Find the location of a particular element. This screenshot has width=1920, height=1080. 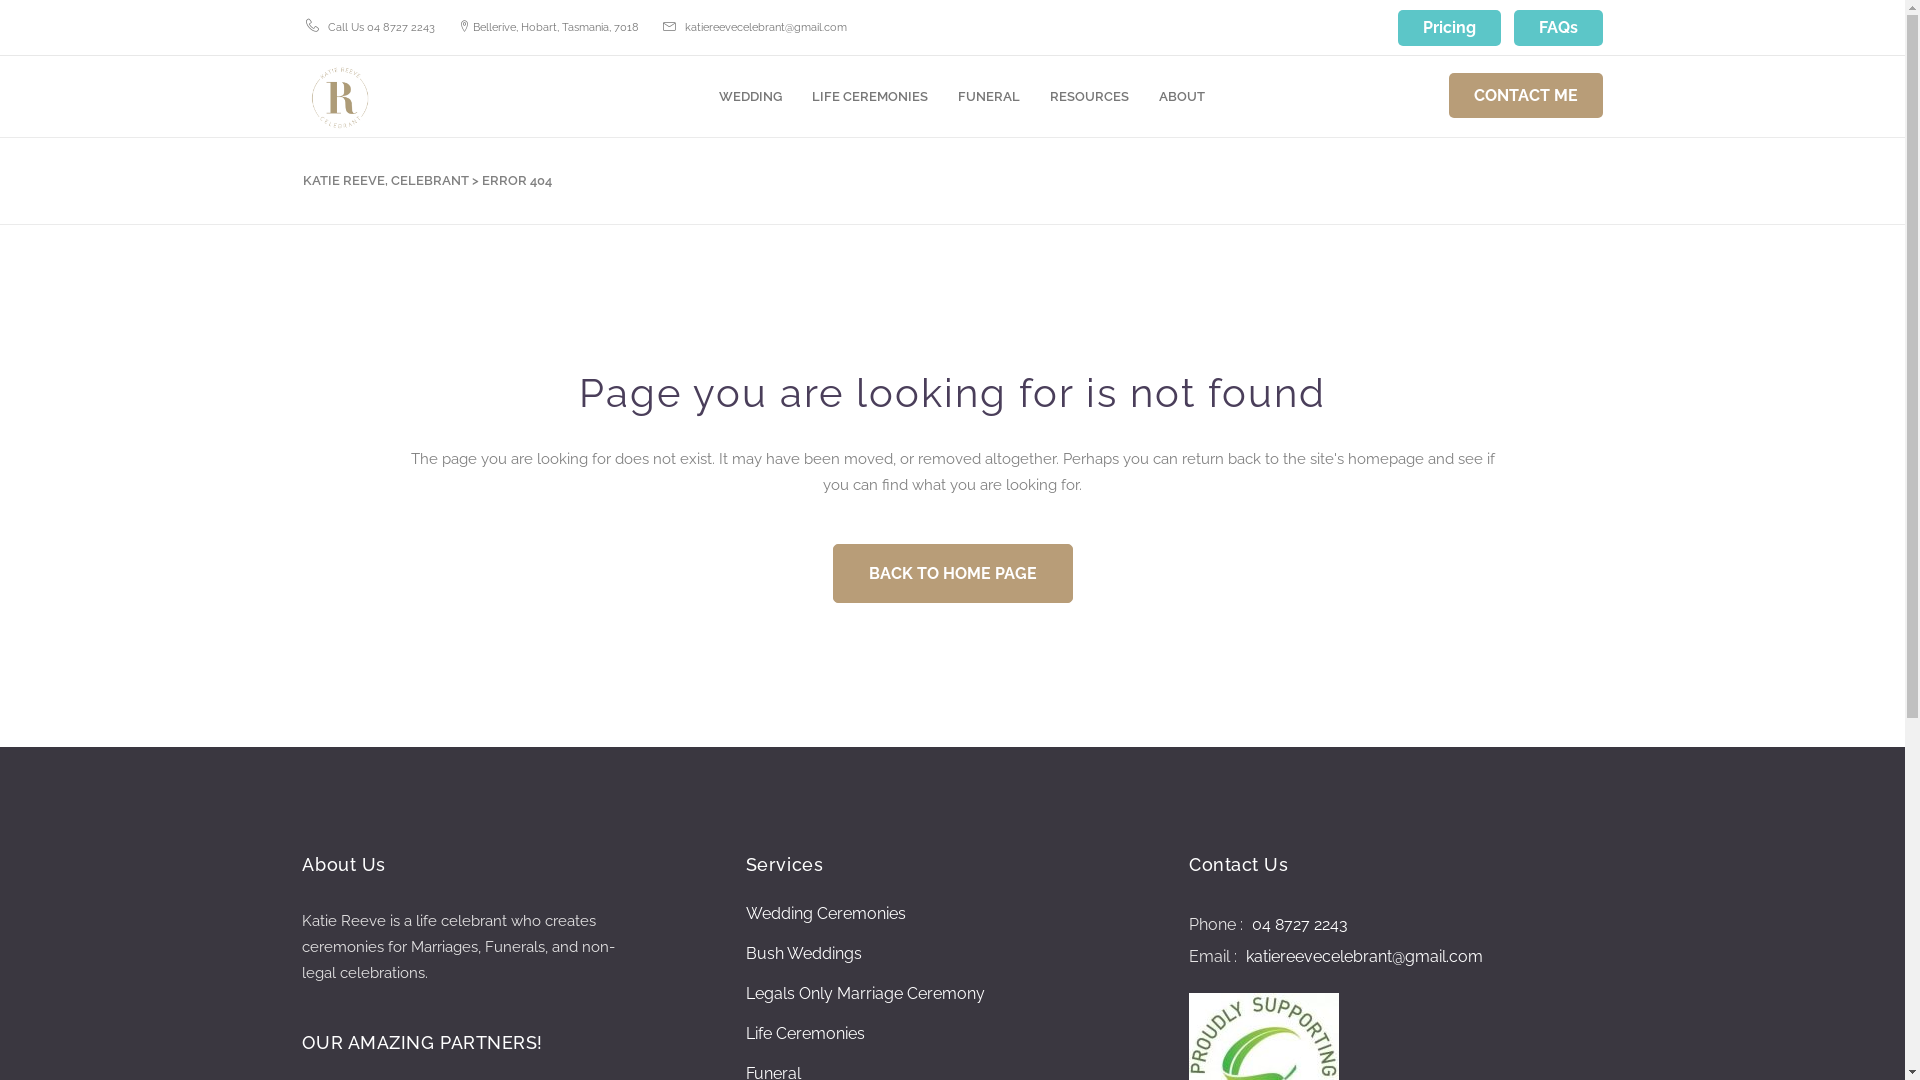

'LIFE CEREMONIES' is located at coordinates (795, 96).